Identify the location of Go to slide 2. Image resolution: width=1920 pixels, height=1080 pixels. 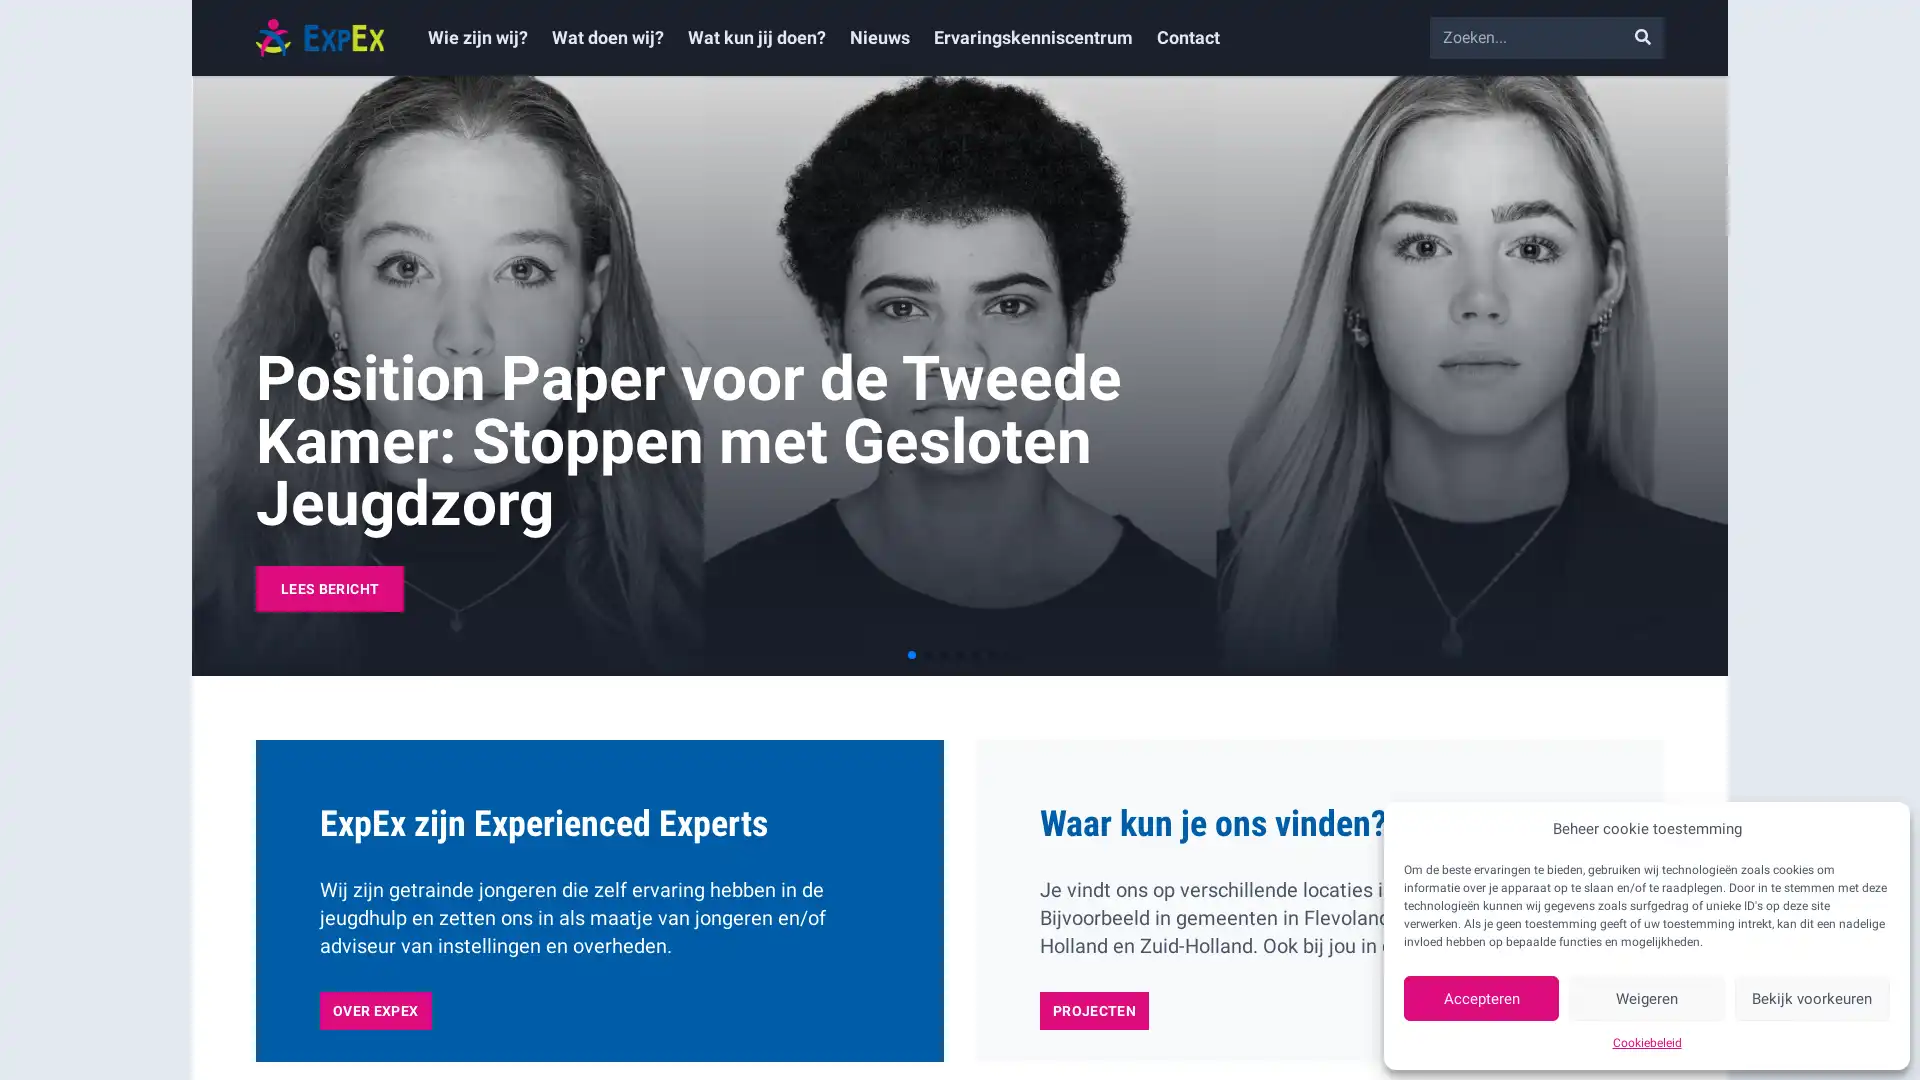
(926, 655).